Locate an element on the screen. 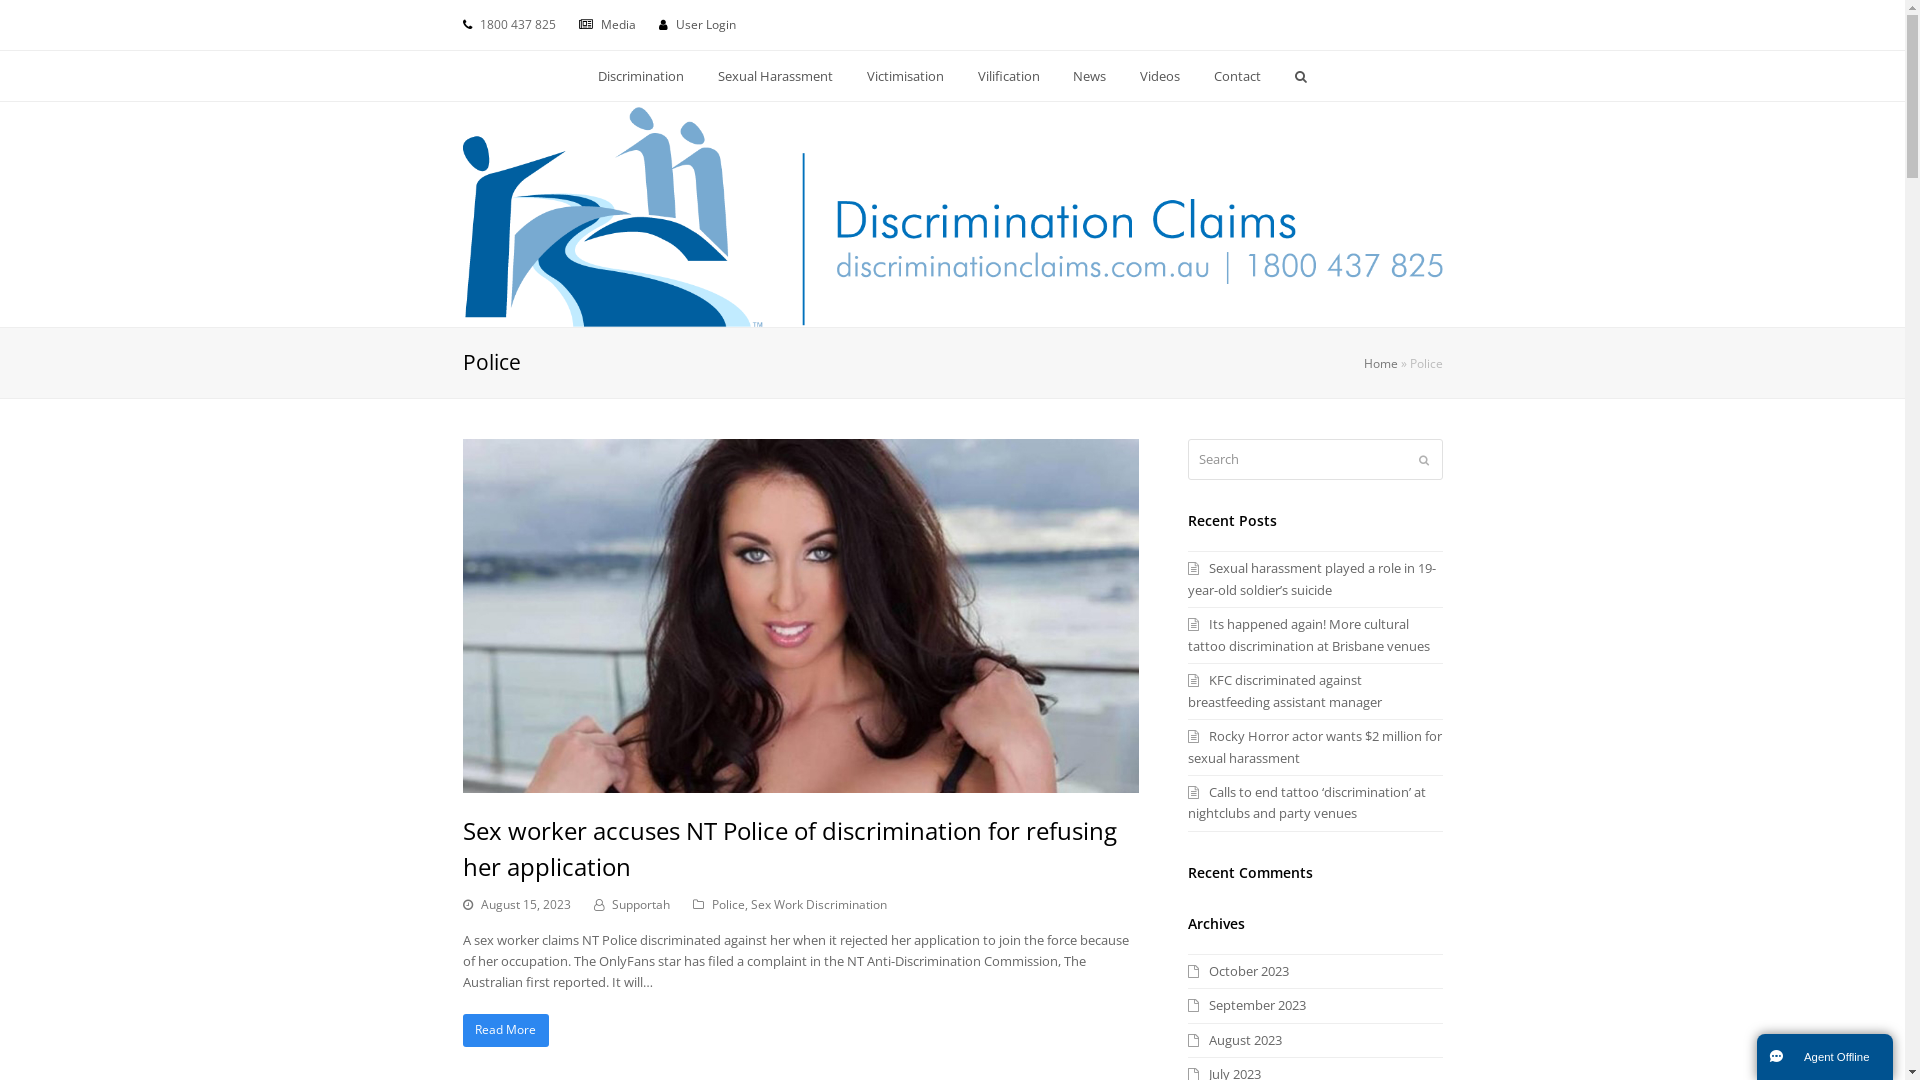 This screenshot has height=1080, width=1920. 'Police' is located at coordinates (727, 904).